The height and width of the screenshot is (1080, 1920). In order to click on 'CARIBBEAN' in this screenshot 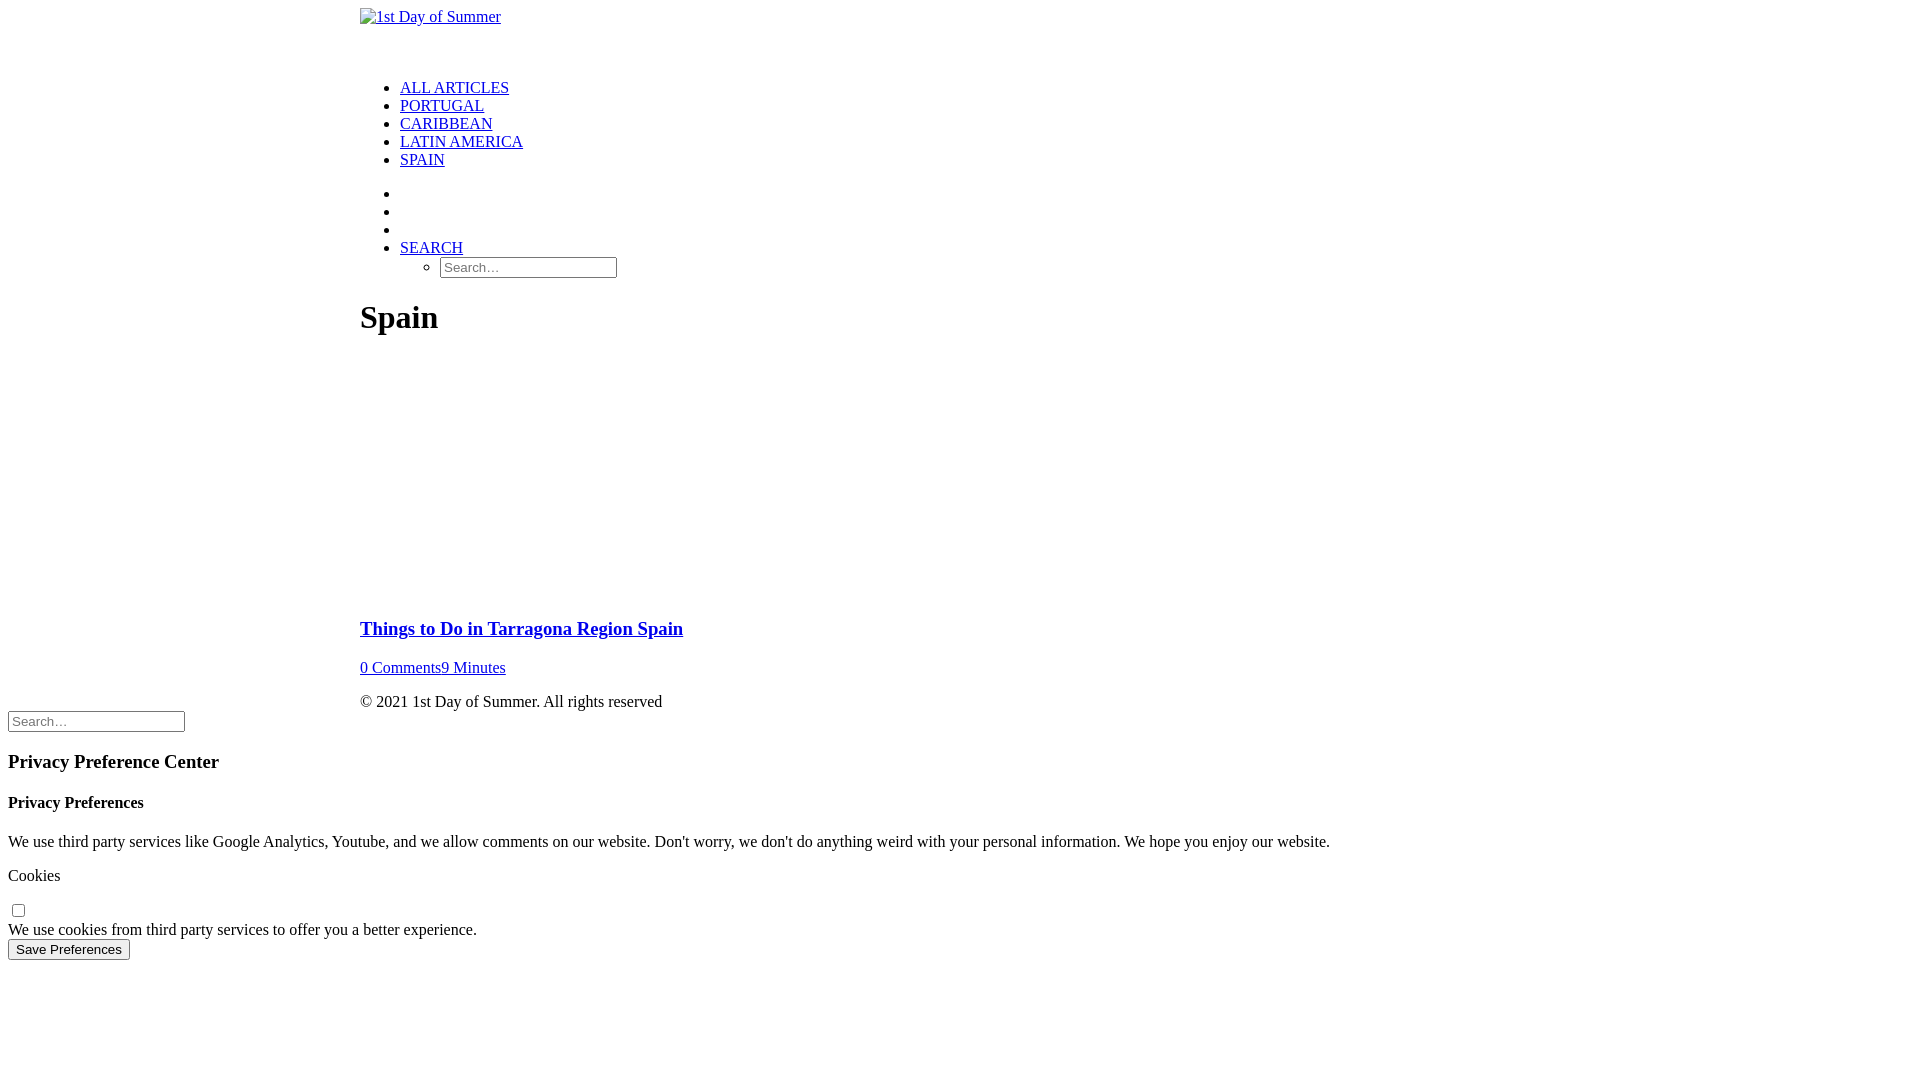, I will do `click(445, 123)`.